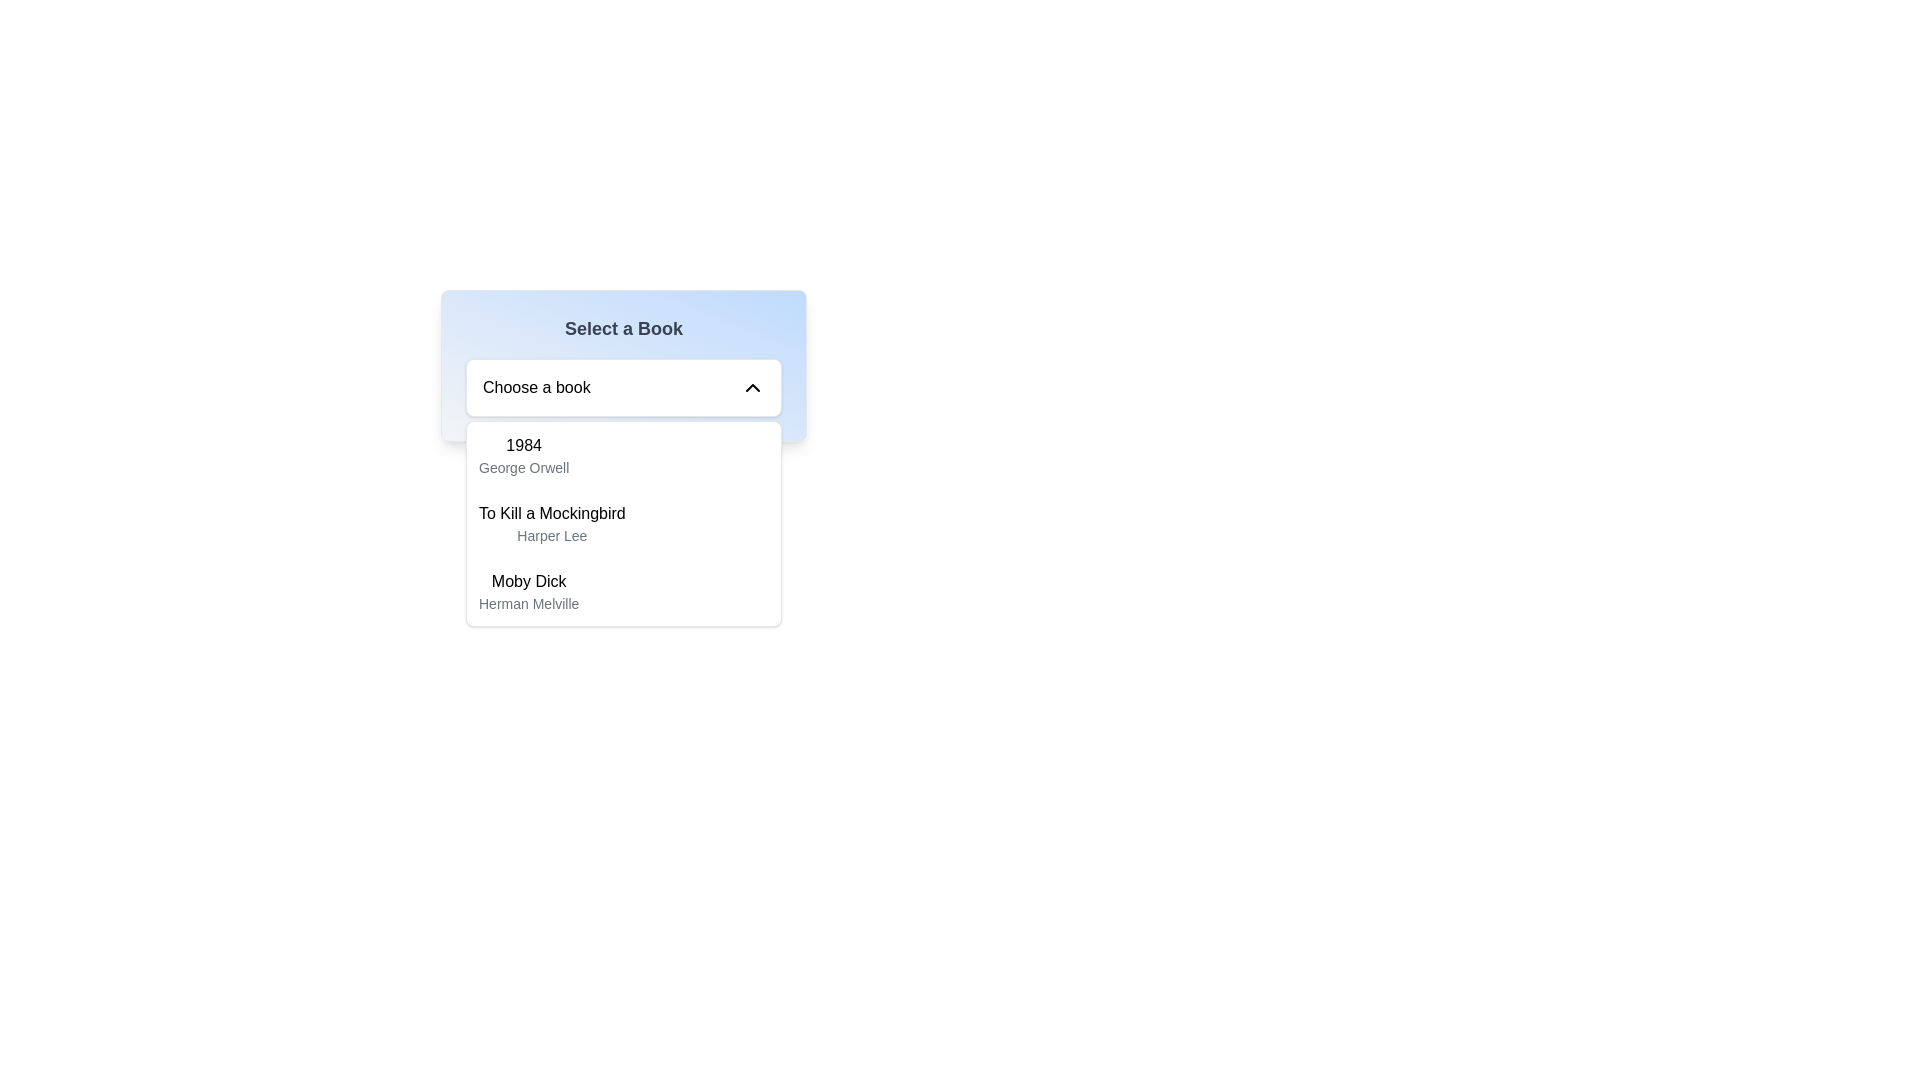 This screenshot has height=1080, width=1920. I want to click on the third selectable item in the dropdown menu for book selection to choose it, so click(623, 590).